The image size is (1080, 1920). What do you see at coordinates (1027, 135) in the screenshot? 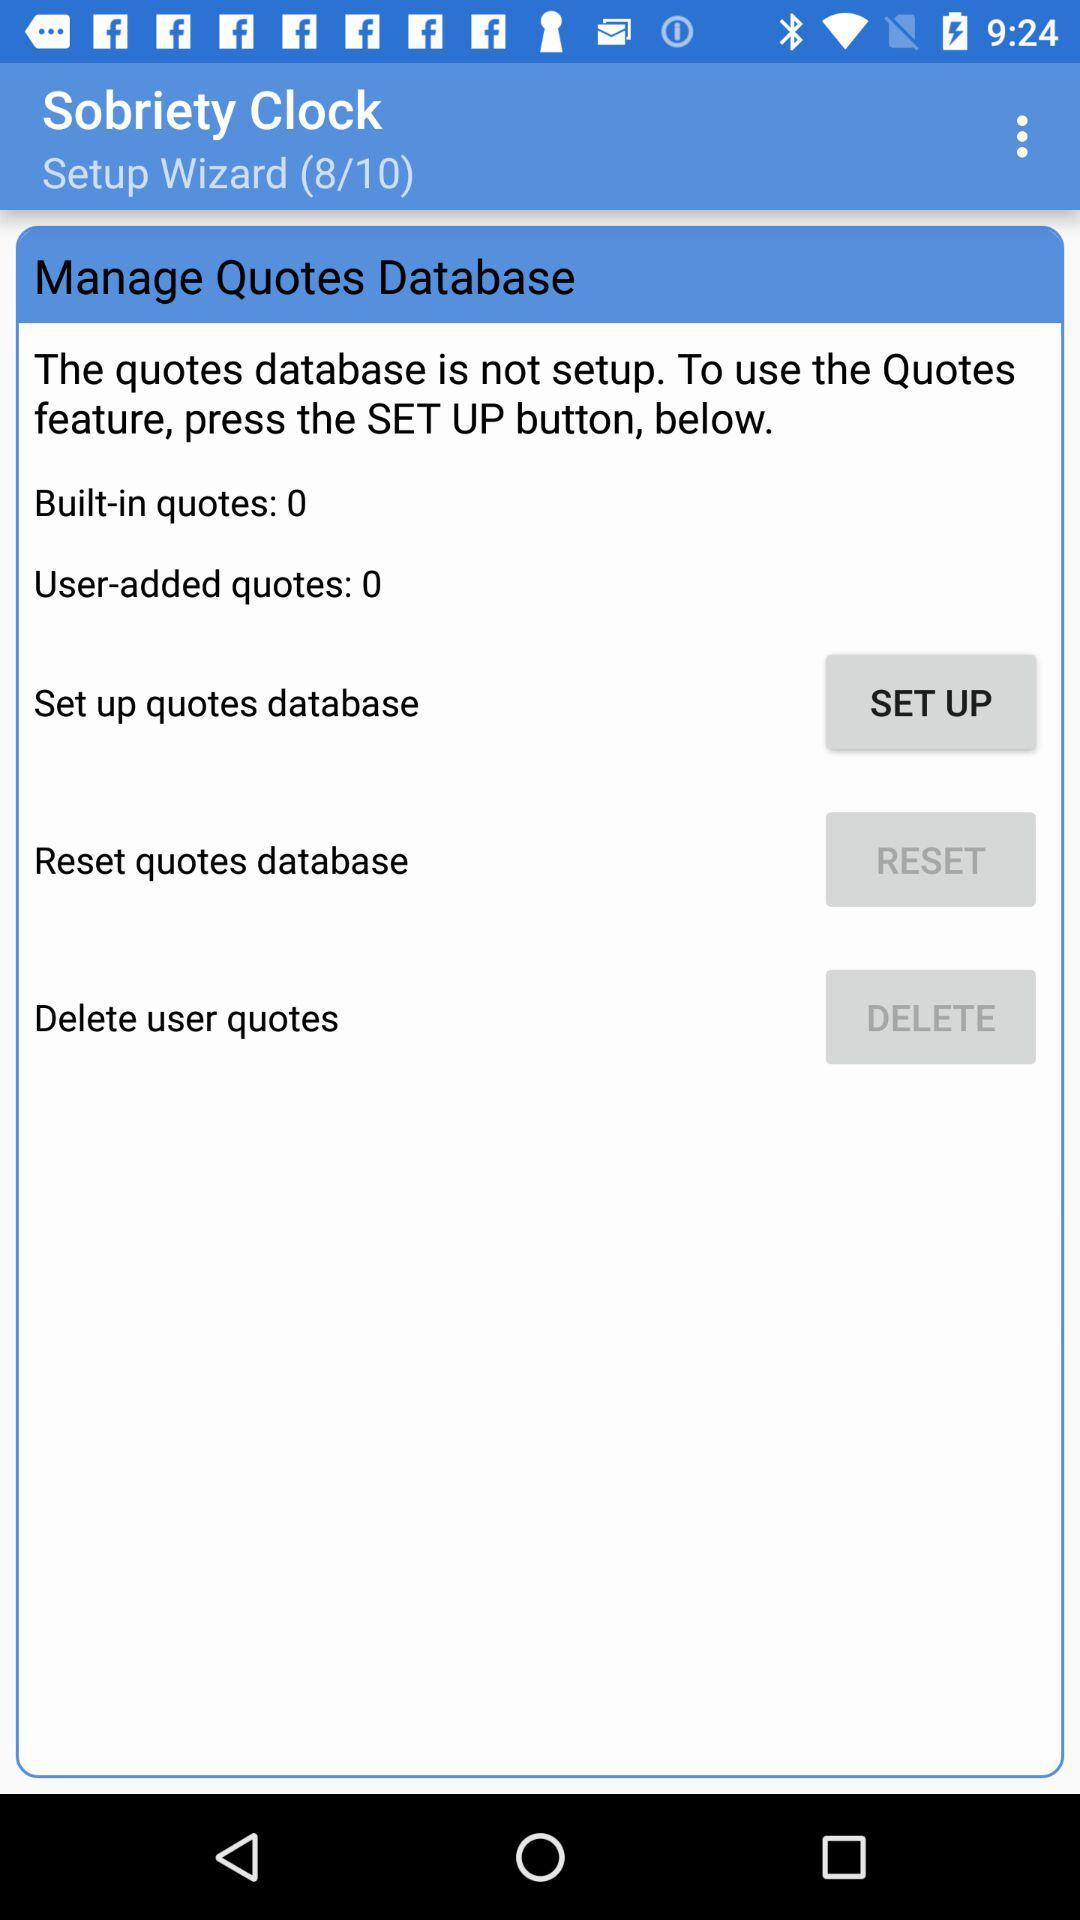
I see `icon to the right of setup wizard 8 icon` at bounding box center [1027, 135].